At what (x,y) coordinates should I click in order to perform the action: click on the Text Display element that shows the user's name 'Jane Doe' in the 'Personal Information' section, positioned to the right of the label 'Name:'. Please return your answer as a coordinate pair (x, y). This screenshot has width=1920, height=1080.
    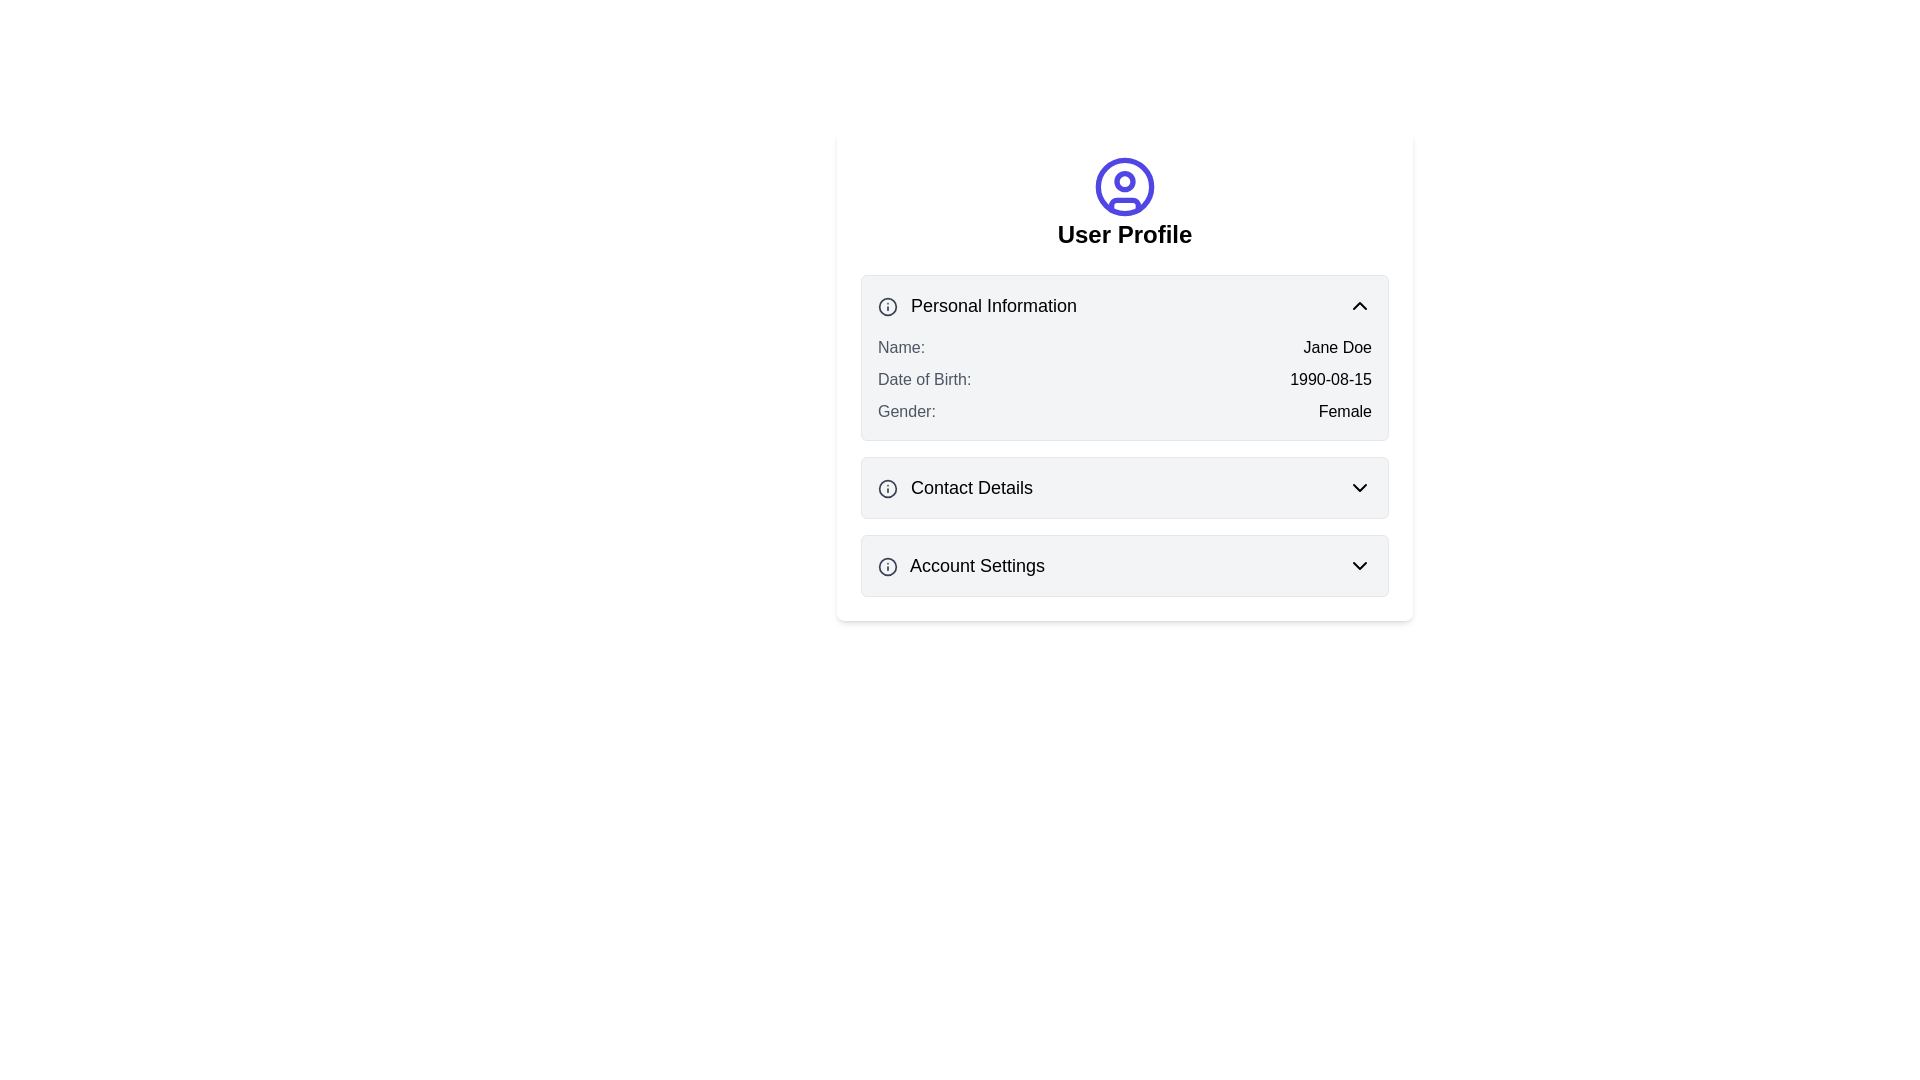
    Looking at the image, I should click on (1337, 346).